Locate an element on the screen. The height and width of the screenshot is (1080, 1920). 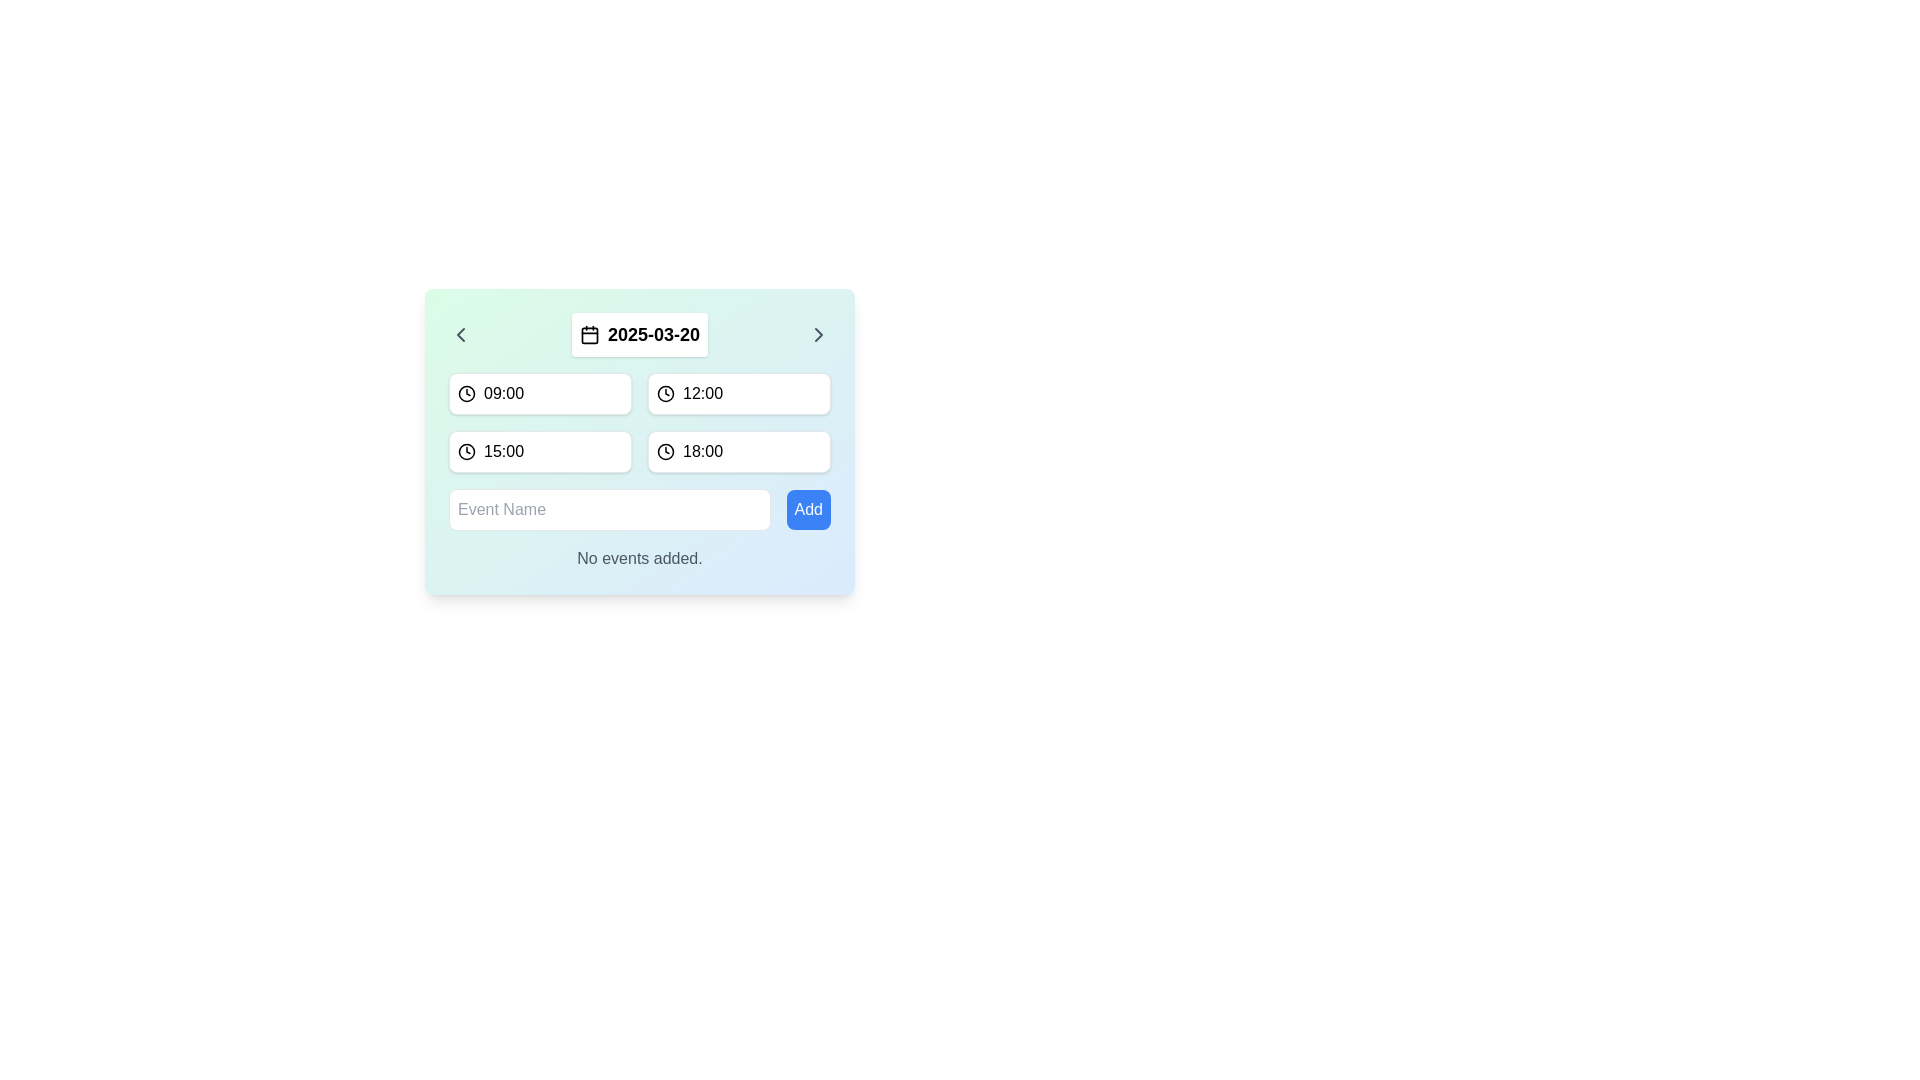
the blue 'Add' button with rounded corners for visual feedback is located at coordinates (808, 508).